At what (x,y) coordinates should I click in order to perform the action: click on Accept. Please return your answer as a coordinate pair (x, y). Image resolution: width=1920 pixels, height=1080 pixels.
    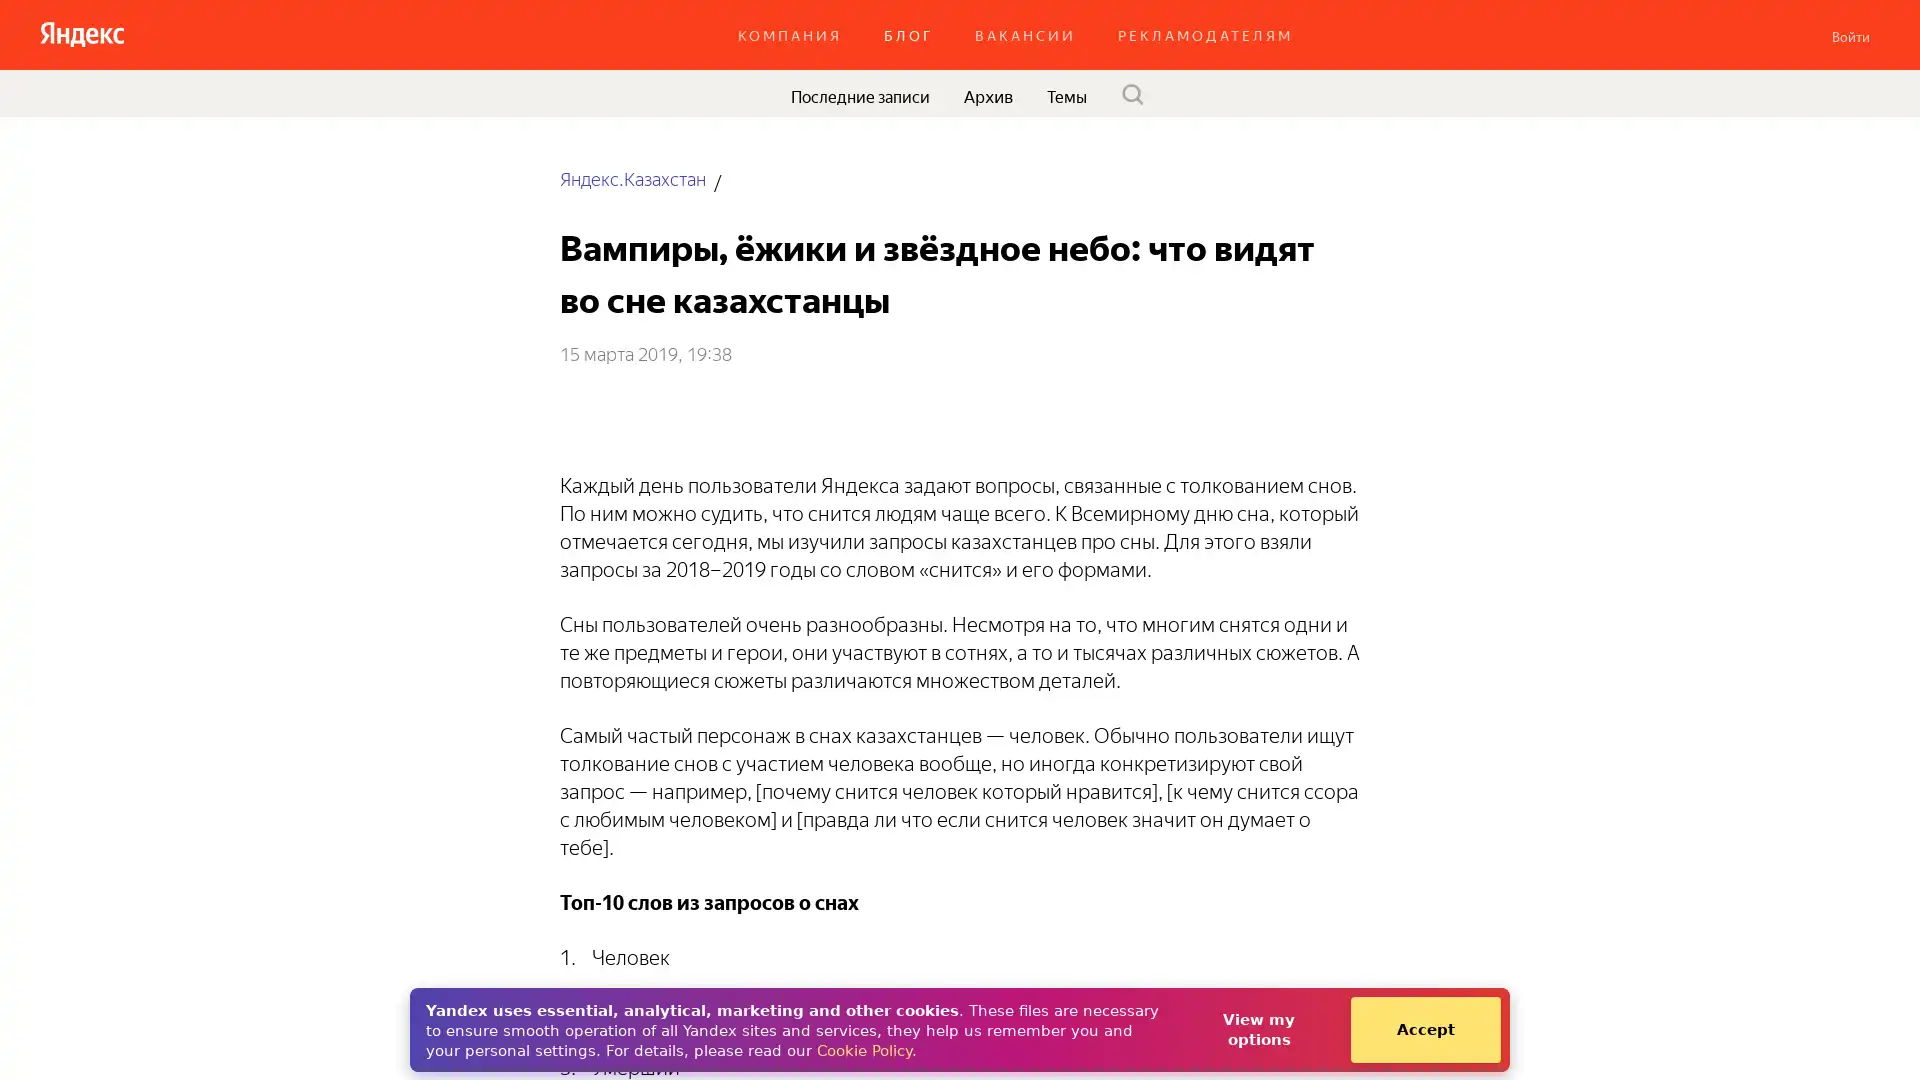
    Looking at the image, I should click on (1424, 1029).